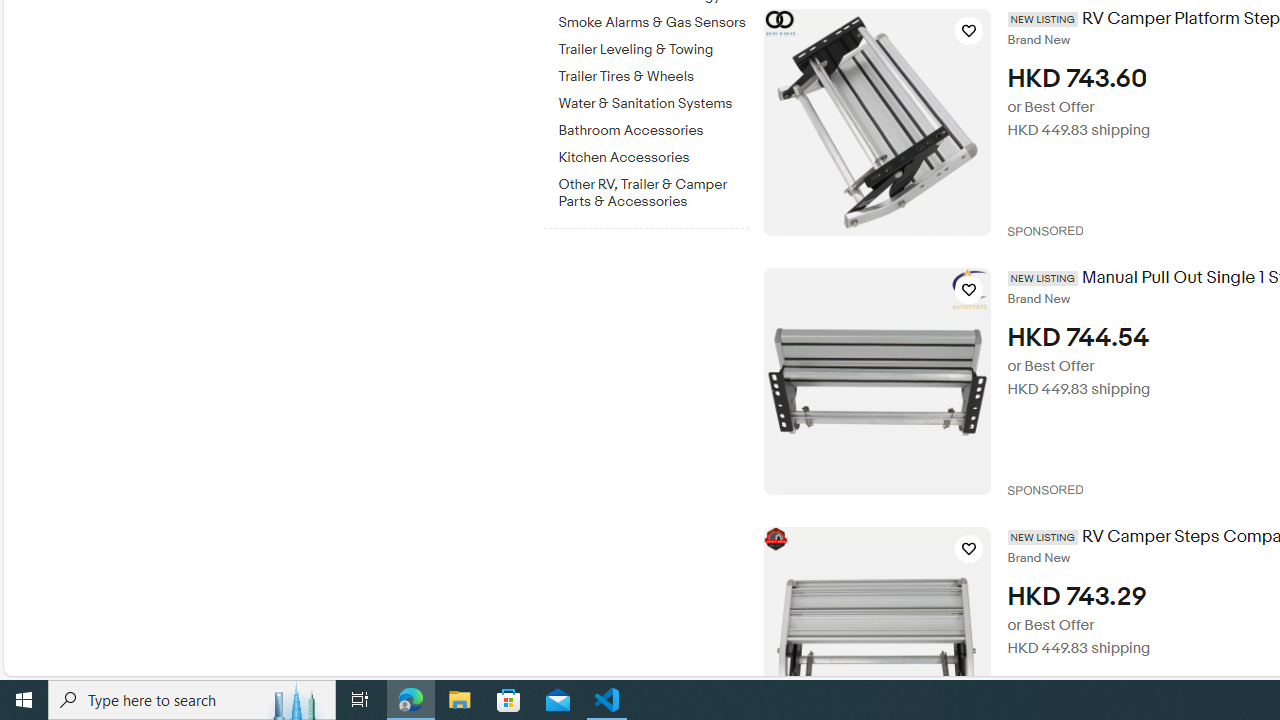 The width and height of the screenshot is (1280, 720). Describe the element at coordinates (653, 193) in the screenshot. I see `'Other RV, Trailer & Camper Parts & Accessories'` at that location.